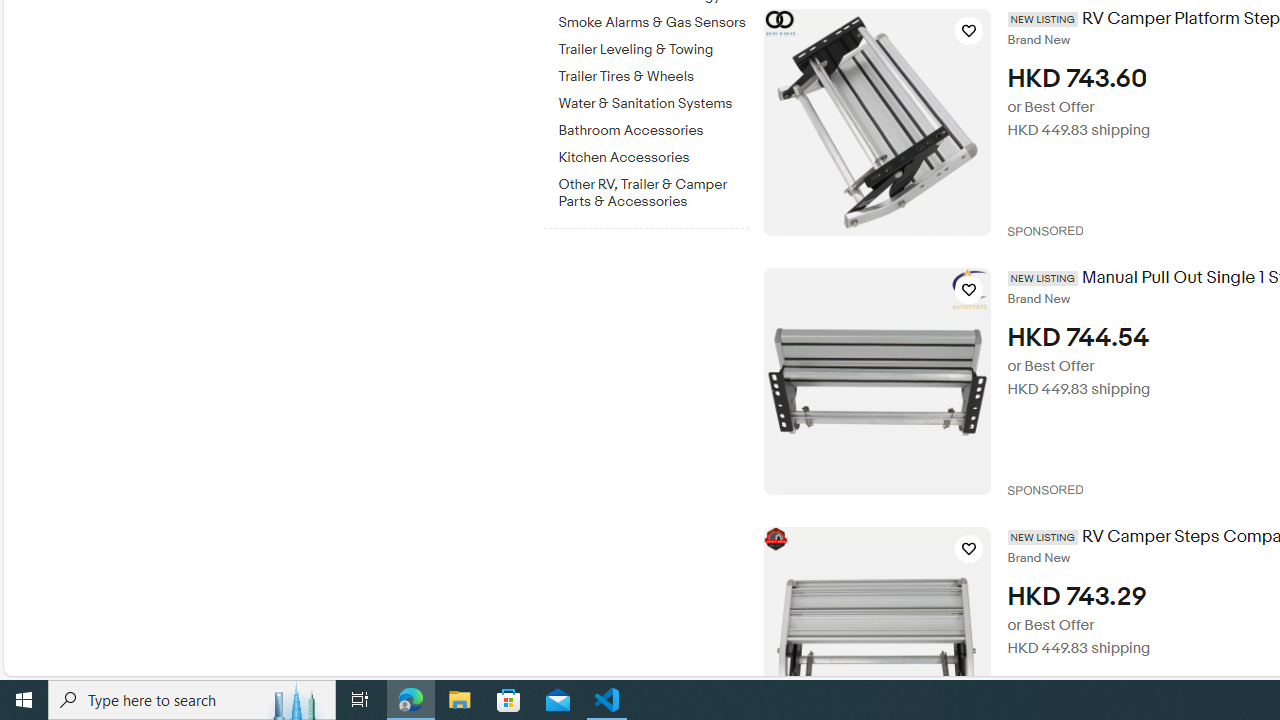 The width and height of the screenshot is (1280, 720). Describe the element at coordinates (653, 193) in the screenshot. I see `'Other RV, Trailer & Camper Parts & Accessories'` at that location.